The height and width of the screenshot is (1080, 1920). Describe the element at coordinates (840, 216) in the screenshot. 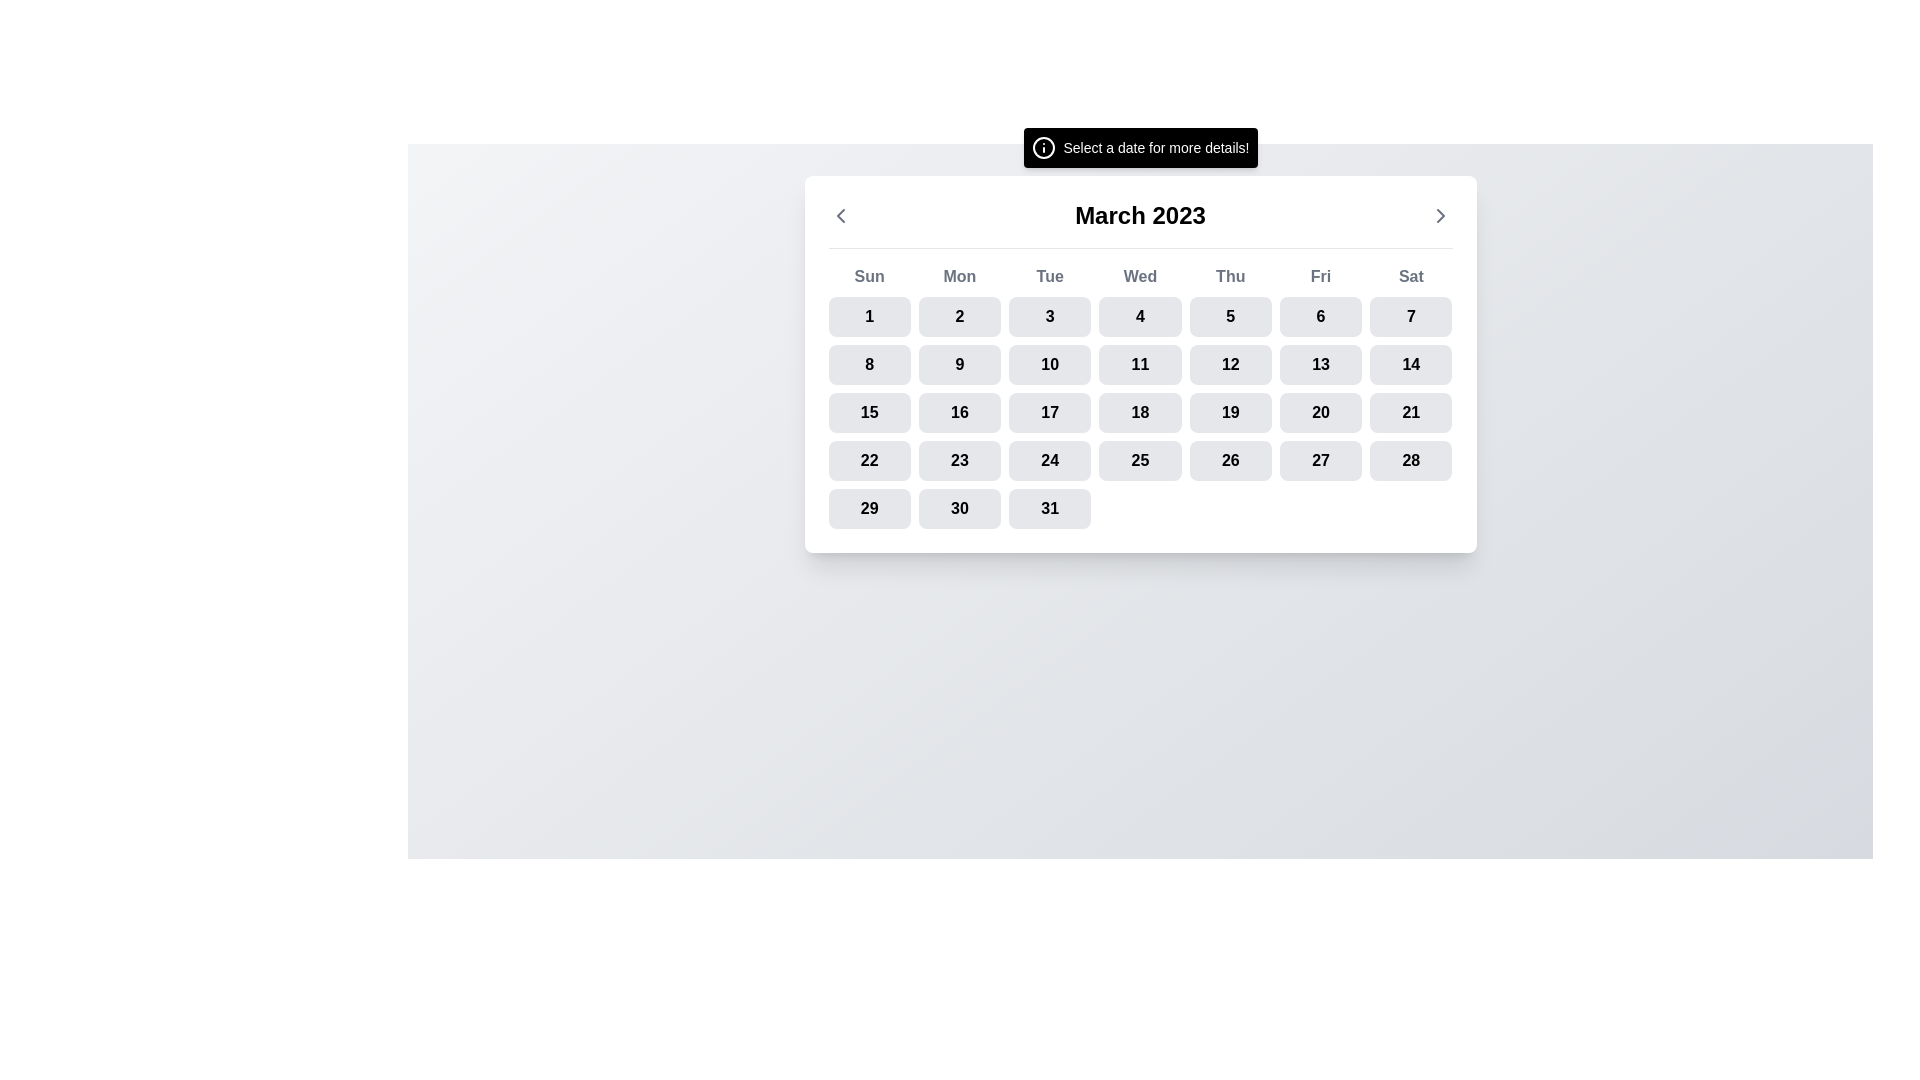

I see `the chevron icon located in the calendar interface` at that location.